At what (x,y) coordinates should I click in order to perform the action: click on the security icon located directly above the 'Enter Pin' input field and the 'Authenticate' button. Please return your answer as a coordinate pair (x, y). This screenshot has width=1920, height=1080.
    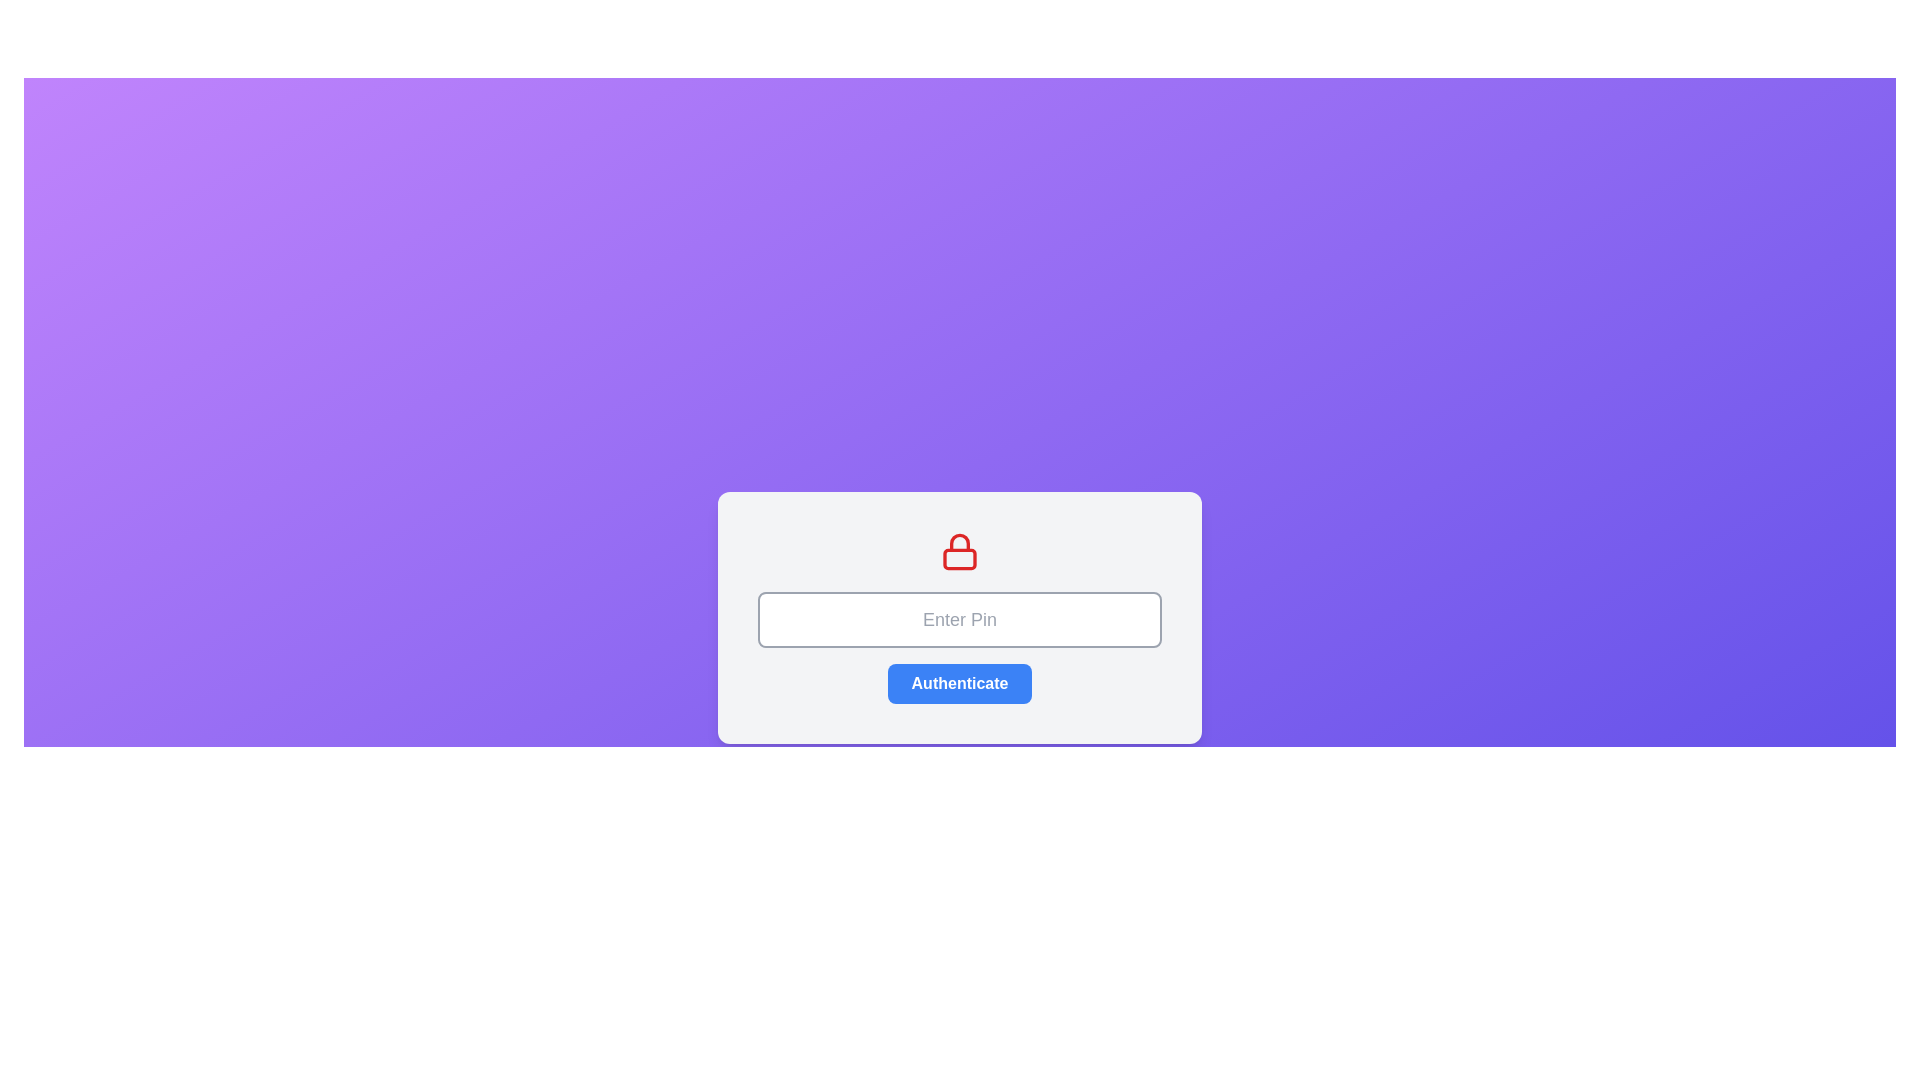
    Looking at the image, I should click on (960, 551).